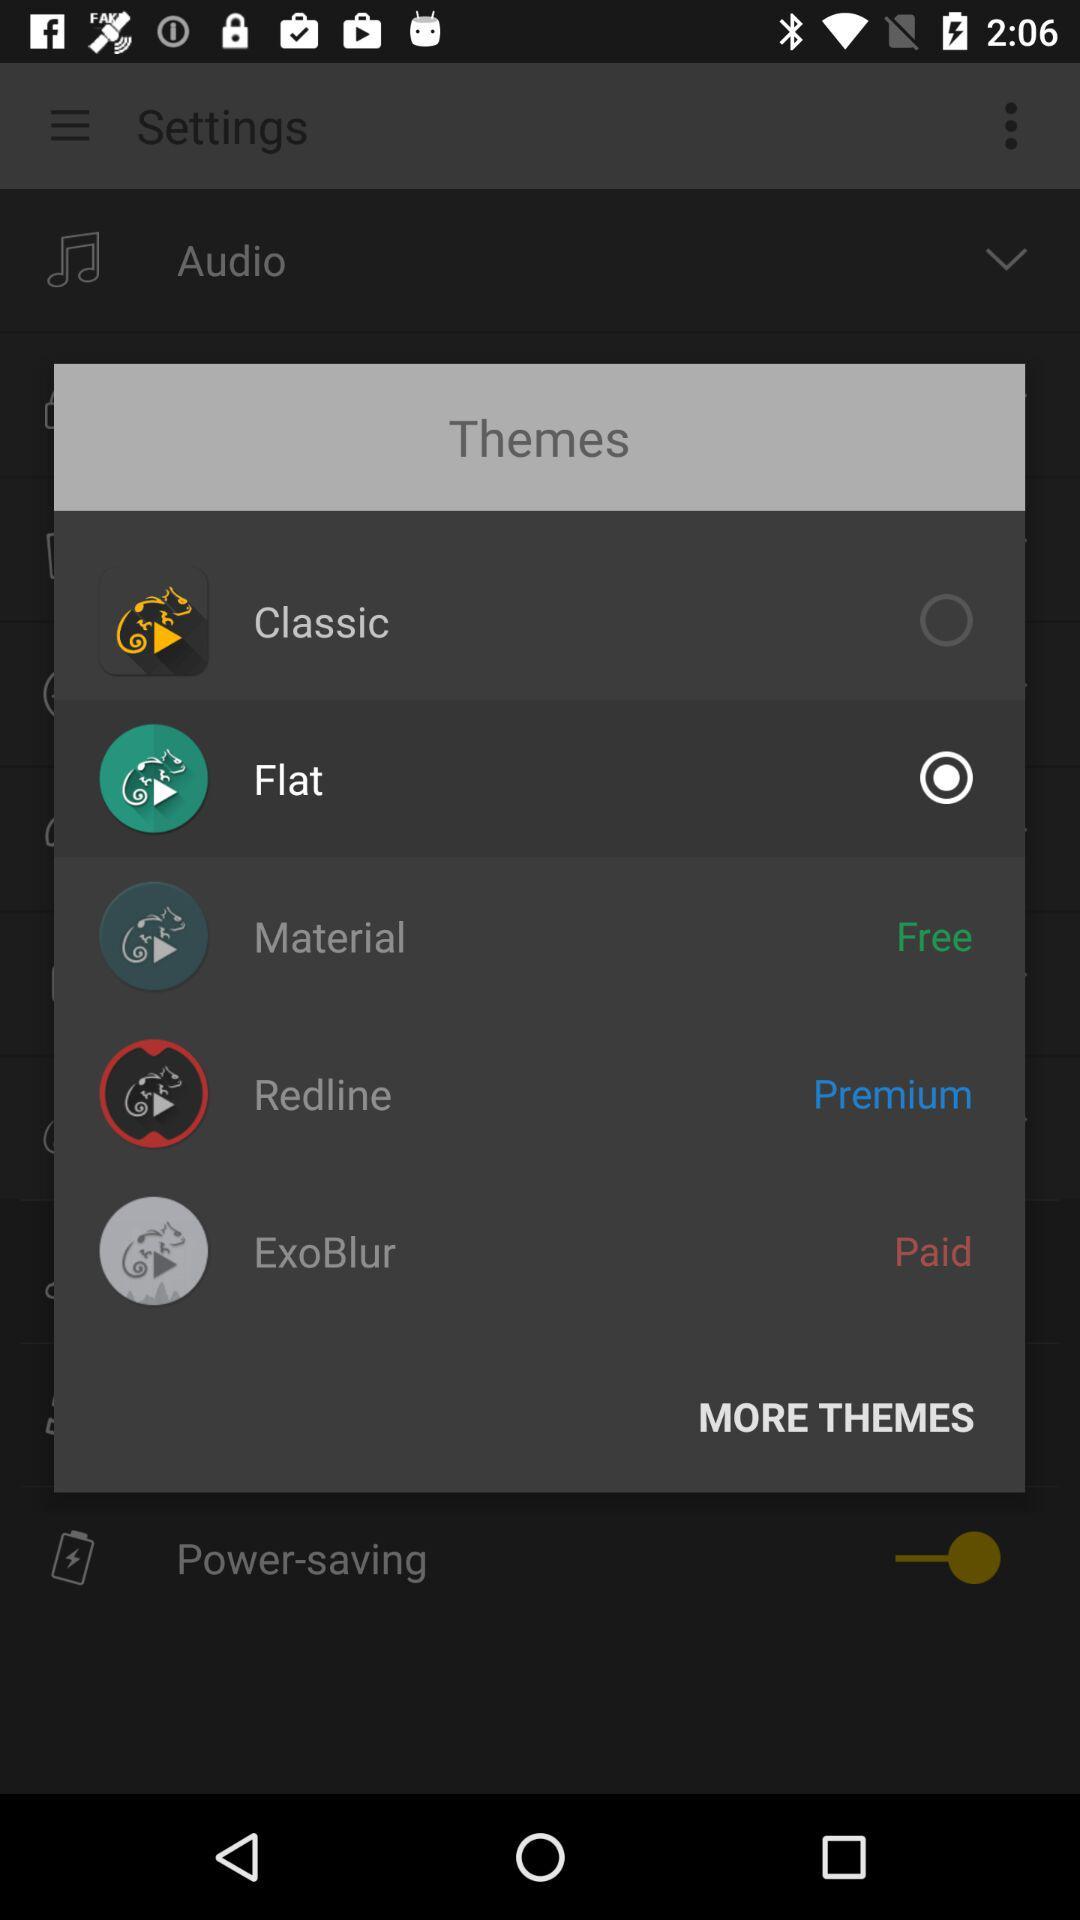 This screenshot has height=1920, width=1080. What do you see at coordinates (329, 935) in the screenshot?
I see `the icon next to free item` at bounding box center [329, 935].